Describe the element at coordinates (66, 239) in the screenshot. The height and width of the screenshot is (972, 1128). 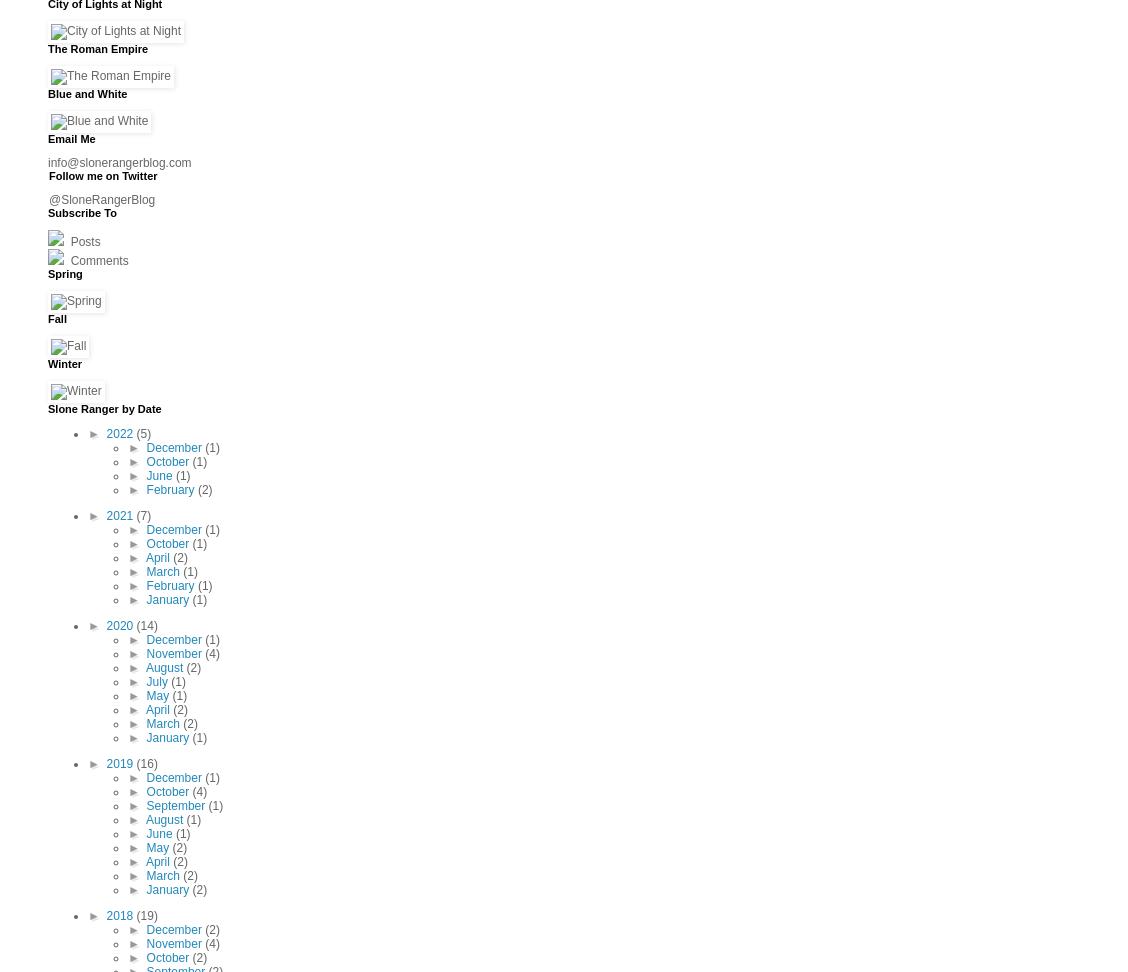
I see `'Posts'` at that location.